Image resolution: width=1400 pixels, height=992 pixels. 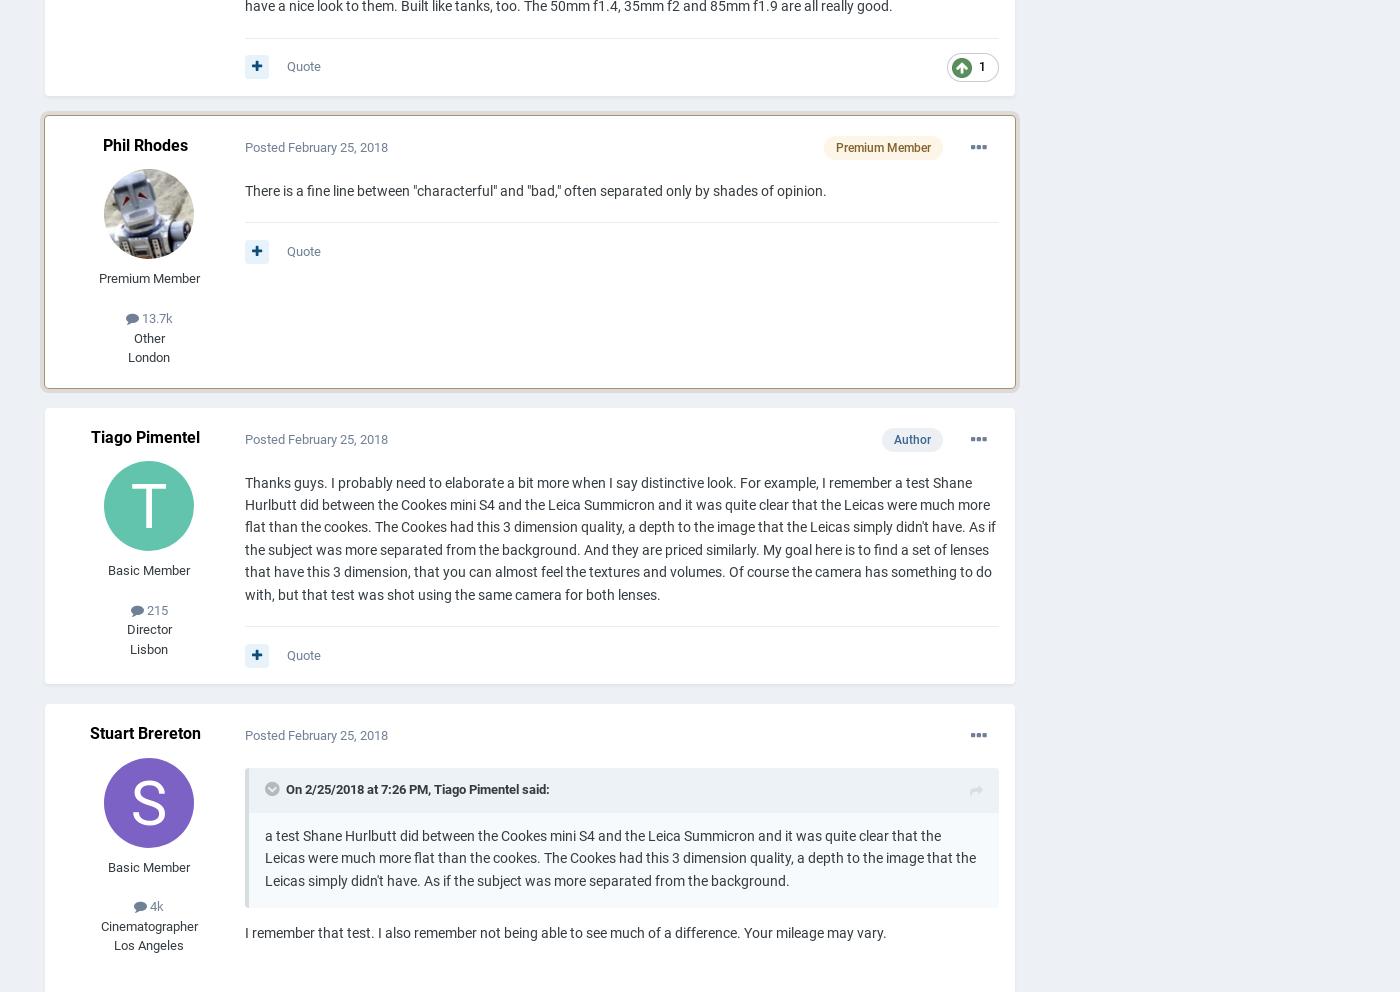 What do you see at coordinates (154, 317) in the screenshot?
I see `'13.7k'` at bounding box center [154, 317].